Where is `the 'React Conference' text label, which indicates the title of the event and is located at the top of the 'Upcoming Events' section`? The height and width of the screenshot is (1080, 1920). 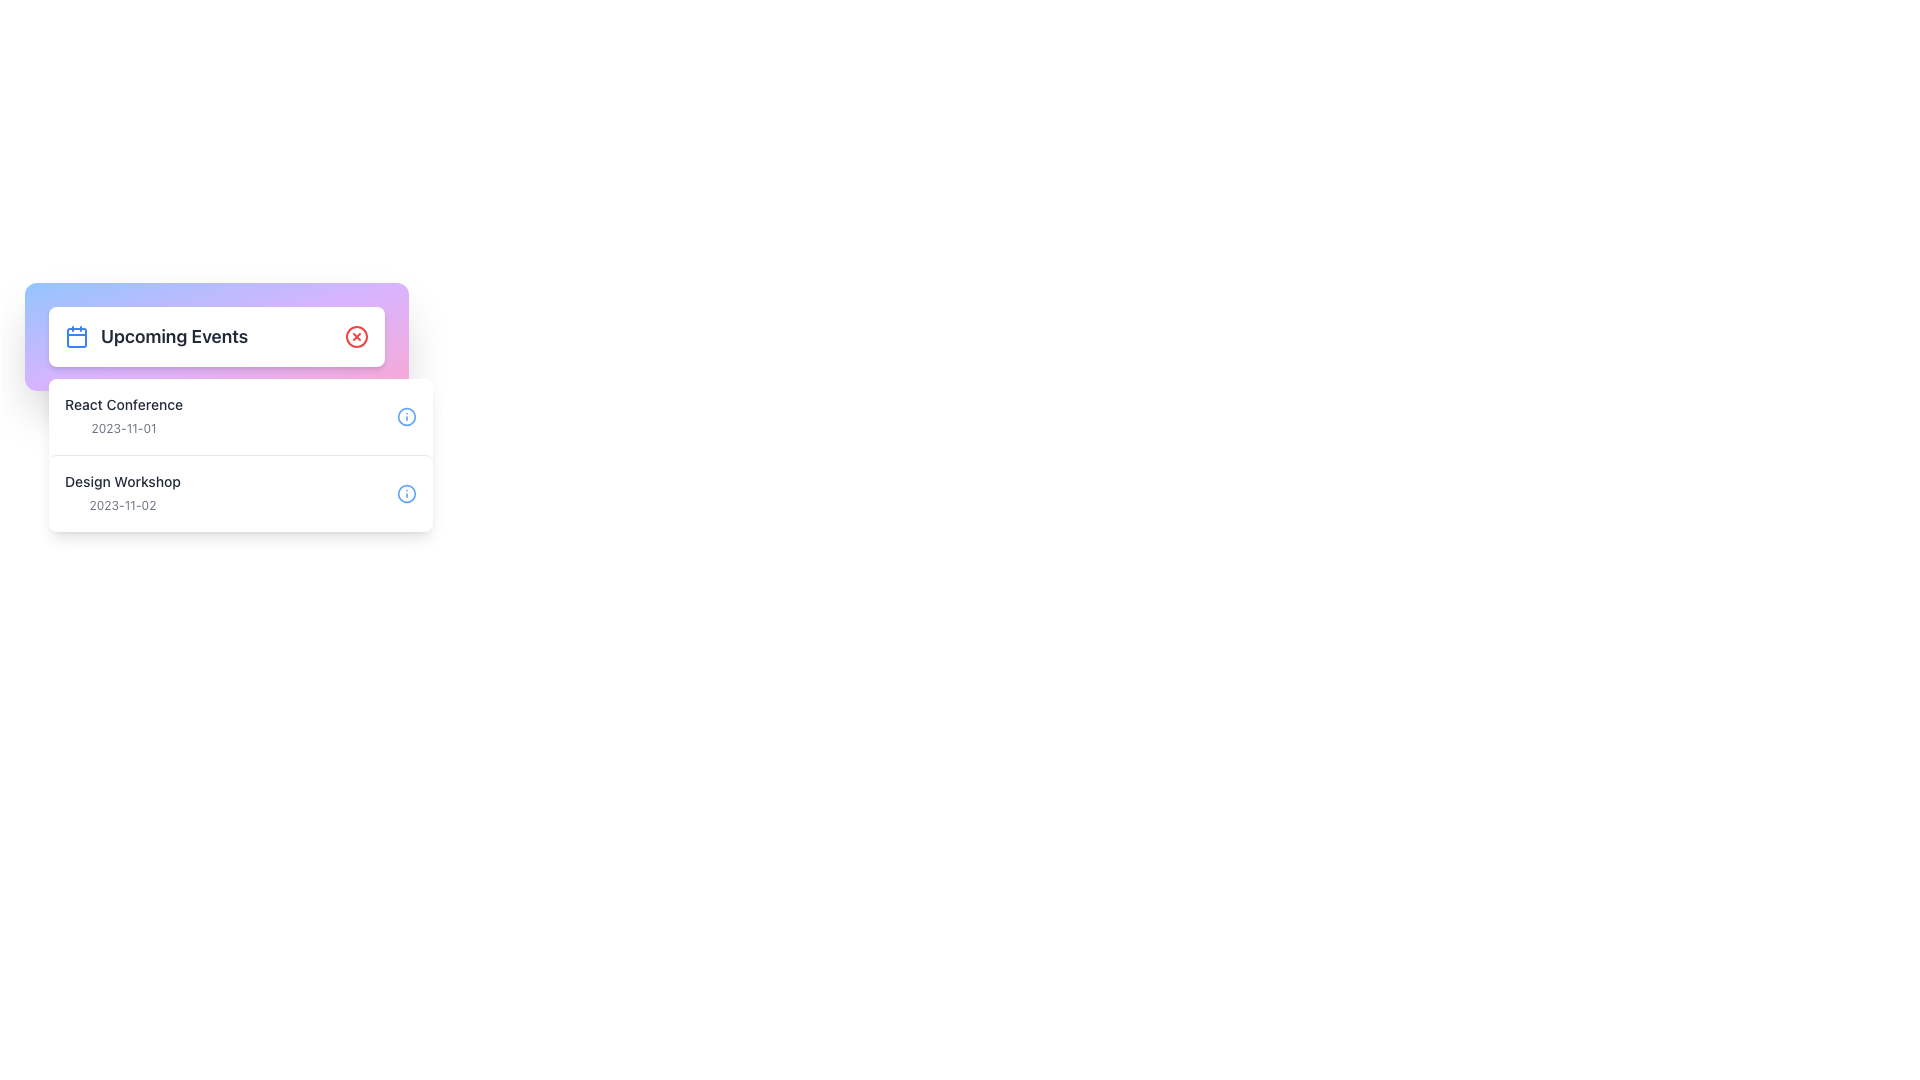
the 'React Conference' text label, which indicates the title of the event and is located at the top of the 'Upcoming Events' section is located at coordinates (123, 405).